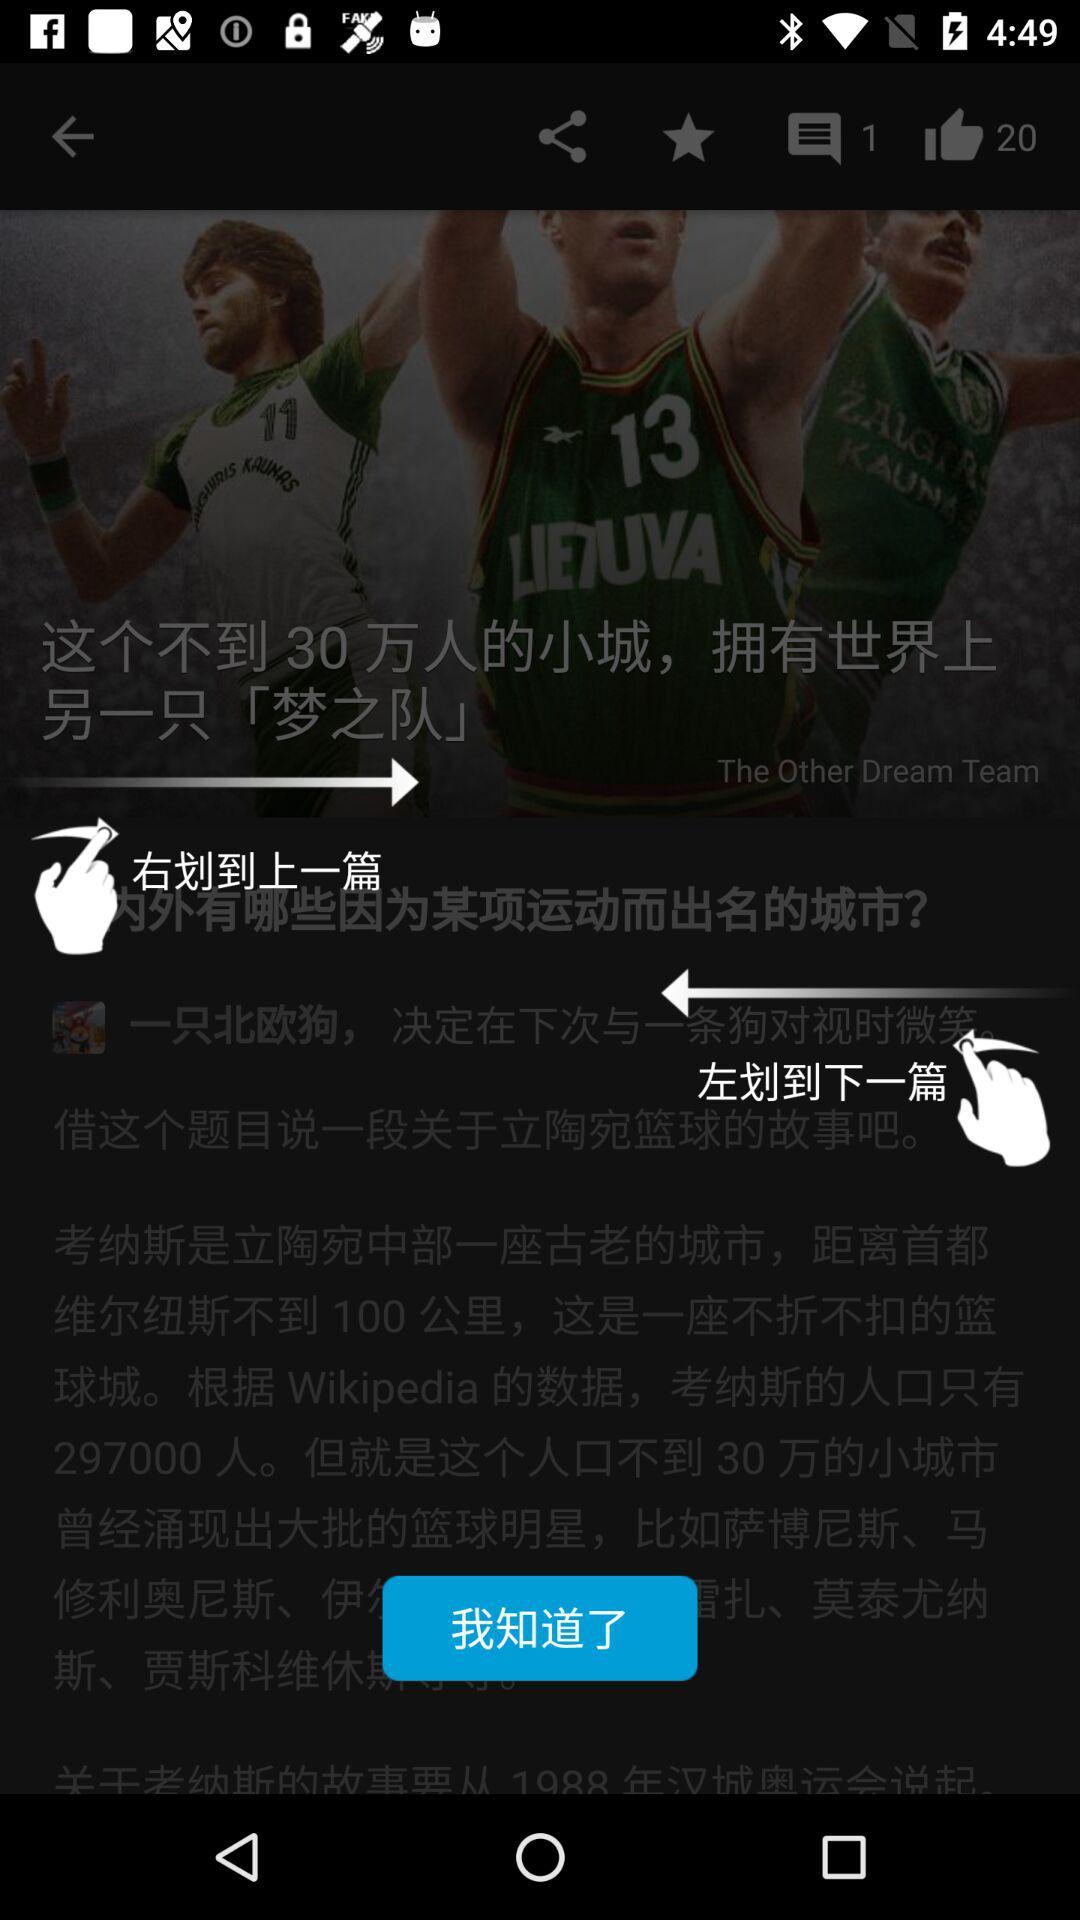  I want to click on share the article, so click(562, 135).